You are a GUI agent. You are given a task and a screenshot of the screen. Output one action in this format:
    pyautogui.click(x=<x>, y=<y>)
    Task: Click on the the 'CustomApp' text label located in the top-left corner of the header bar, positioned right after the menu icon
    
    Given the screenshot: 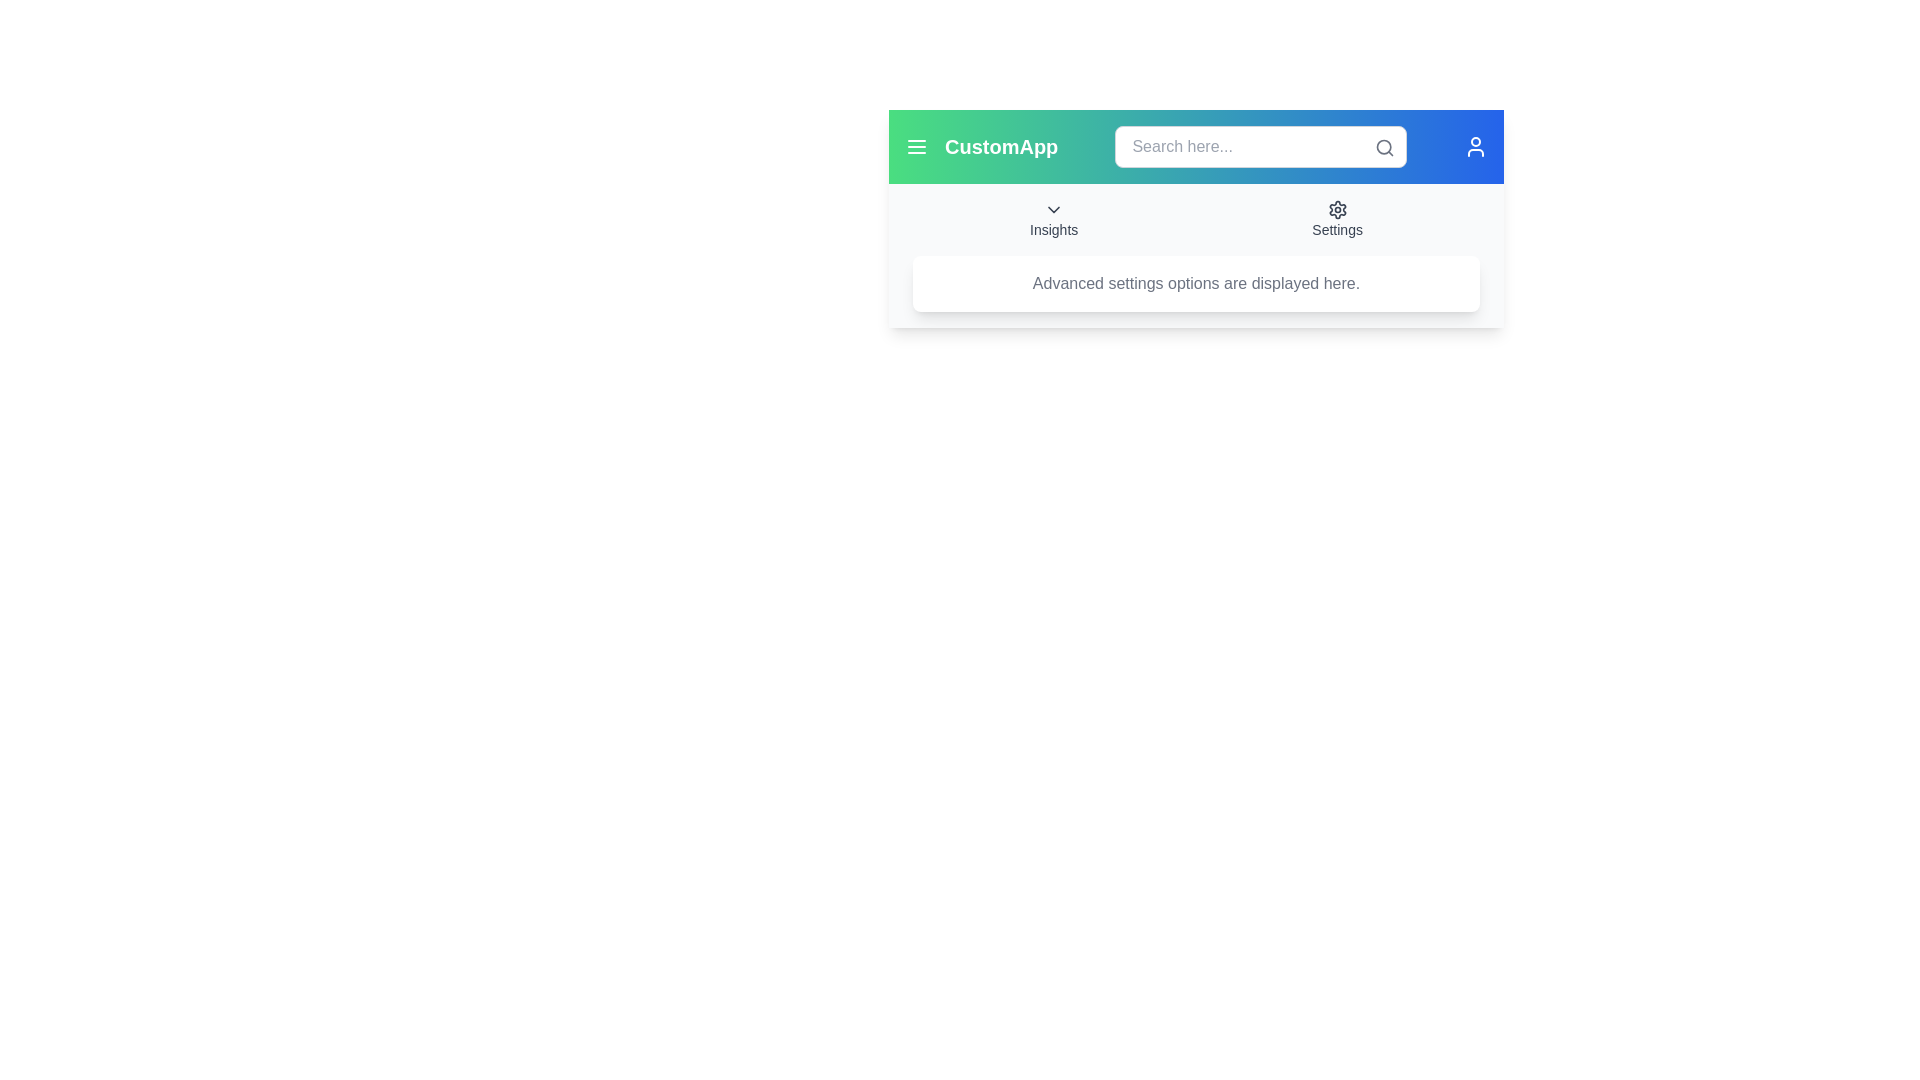 What is the action you would take?
    pyautogui.click(x=981, y=145)
    